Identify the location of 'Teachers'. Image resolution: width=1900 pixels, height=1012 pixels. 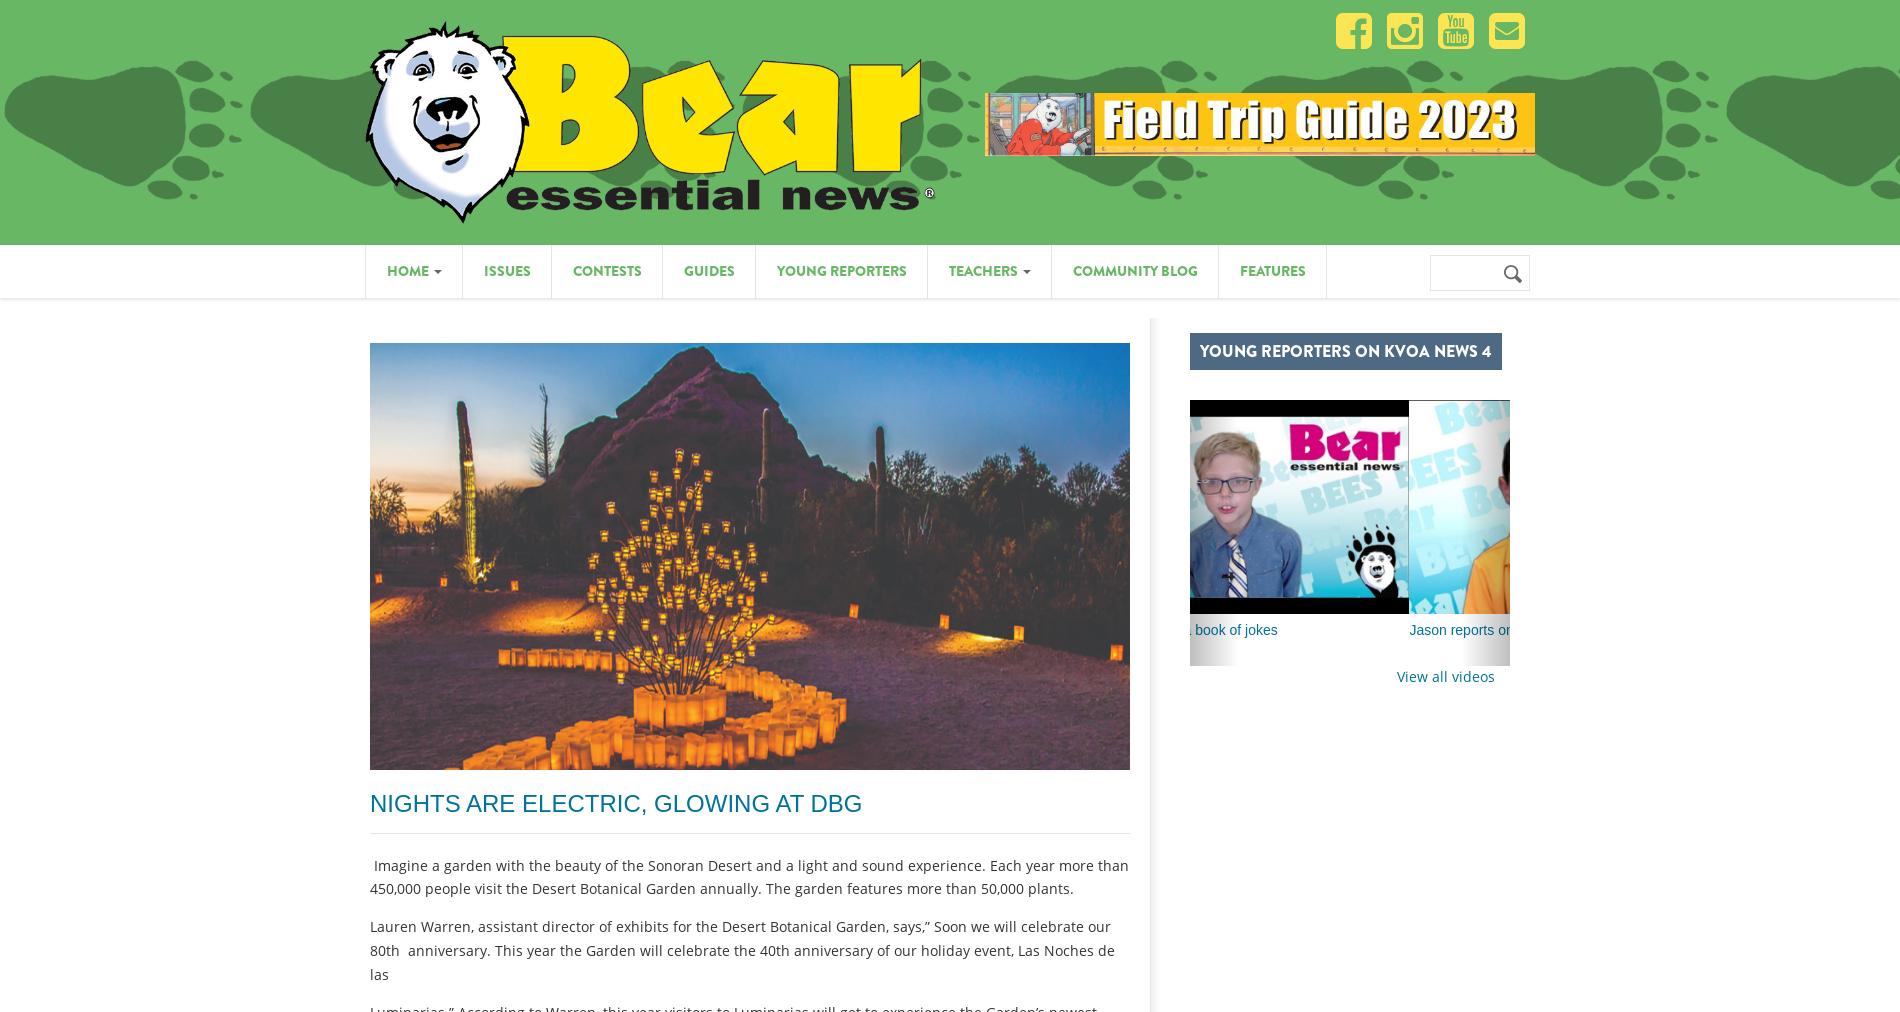
(984, 270).